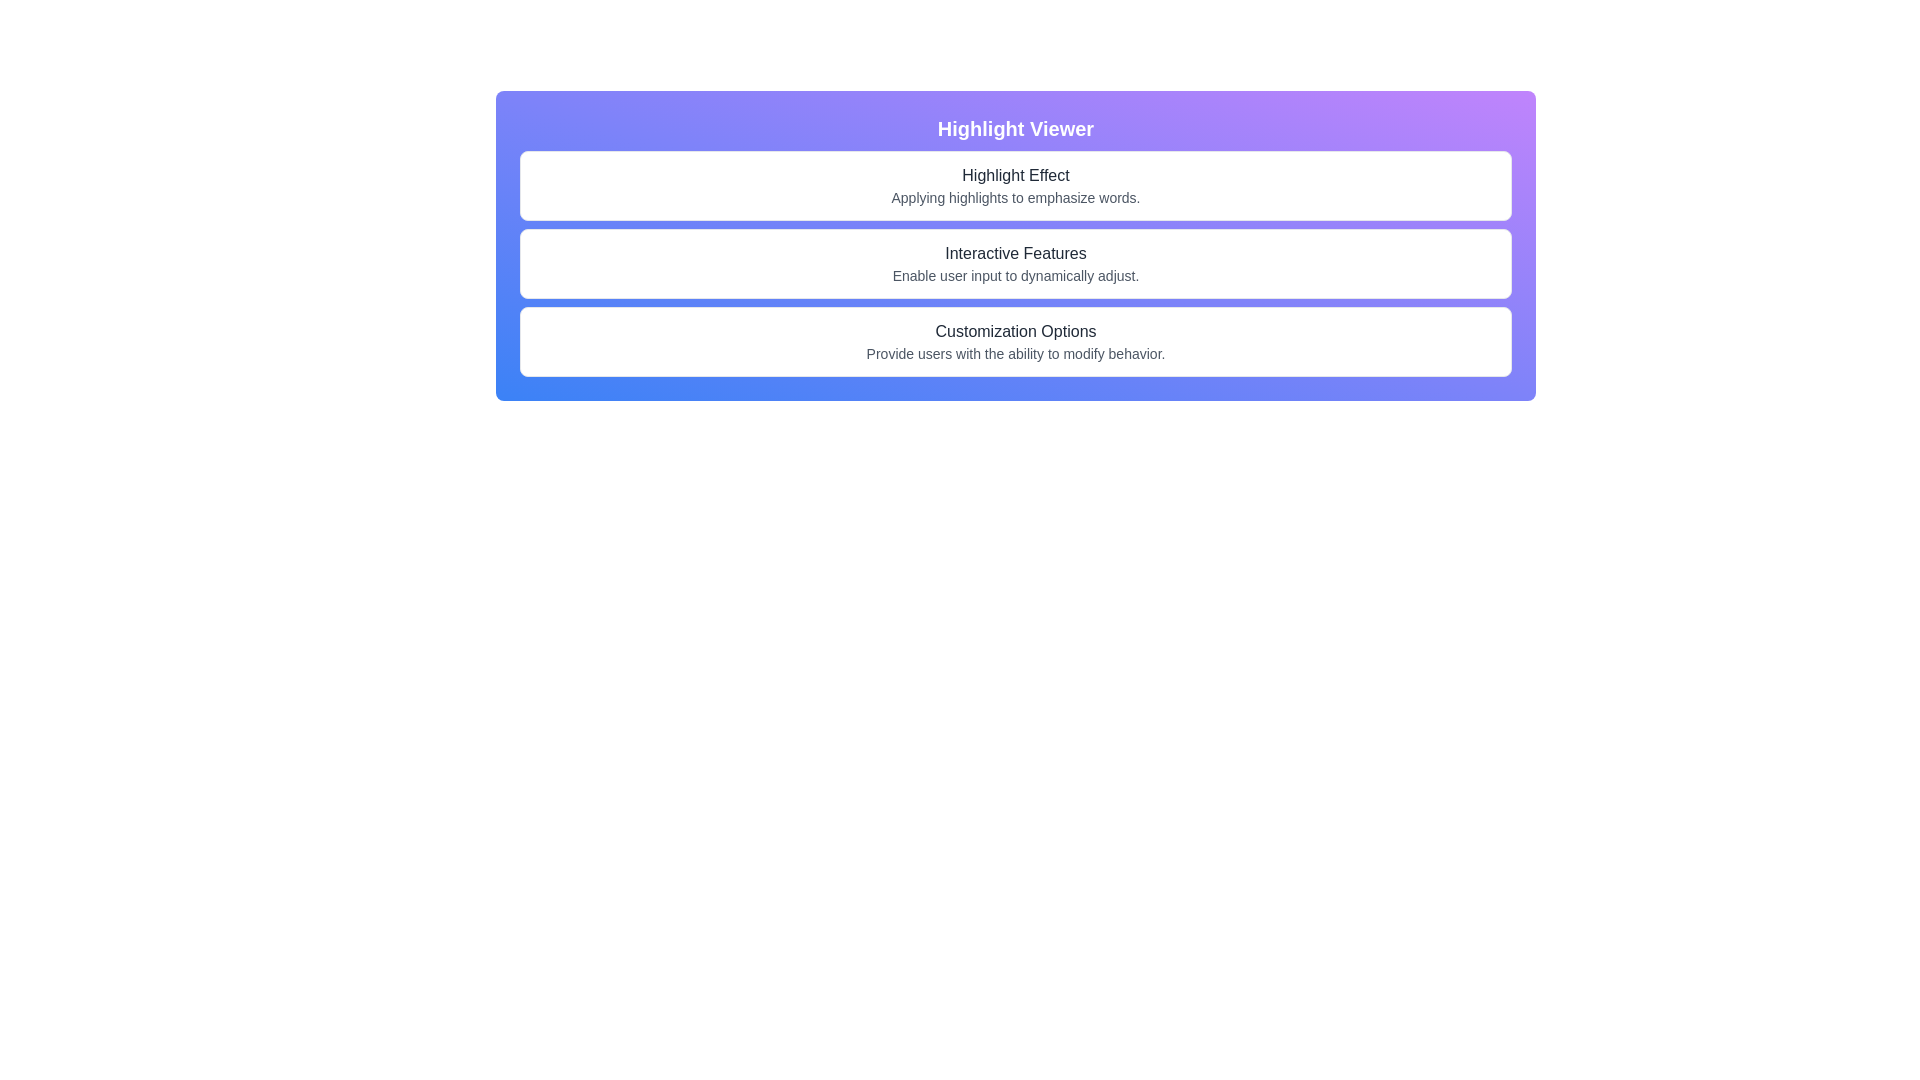 Image resolution: width=1920 pixels, height=1080 pixels. Describe the element at coordinates (972, 330) in the screenshot. I see `the character 'o' in the word 'Customization', which is part of the text 'Customization Options' located in the bottom section of the interface titled 'Highlight Viewer'` at that location.